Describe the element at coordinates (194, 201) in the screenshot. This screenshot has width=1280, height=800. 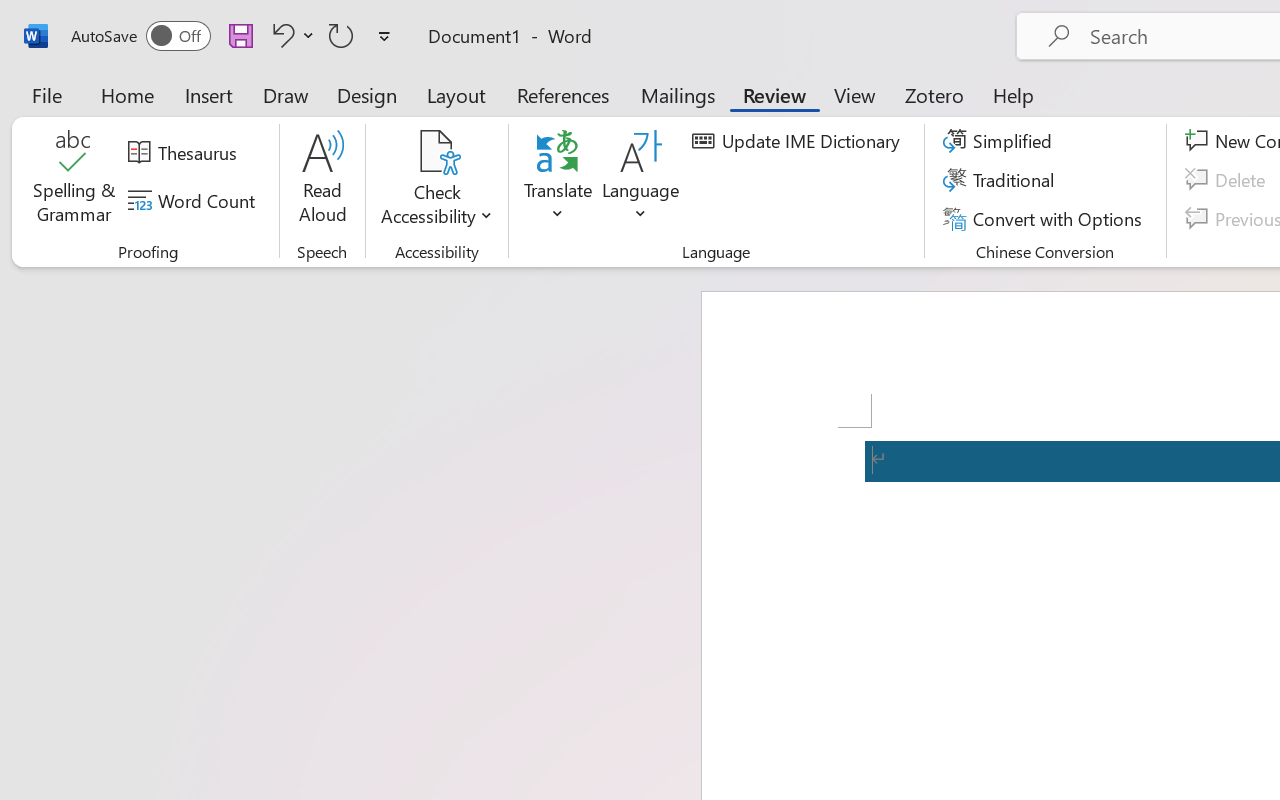
I see `'Word Count'` at that location.